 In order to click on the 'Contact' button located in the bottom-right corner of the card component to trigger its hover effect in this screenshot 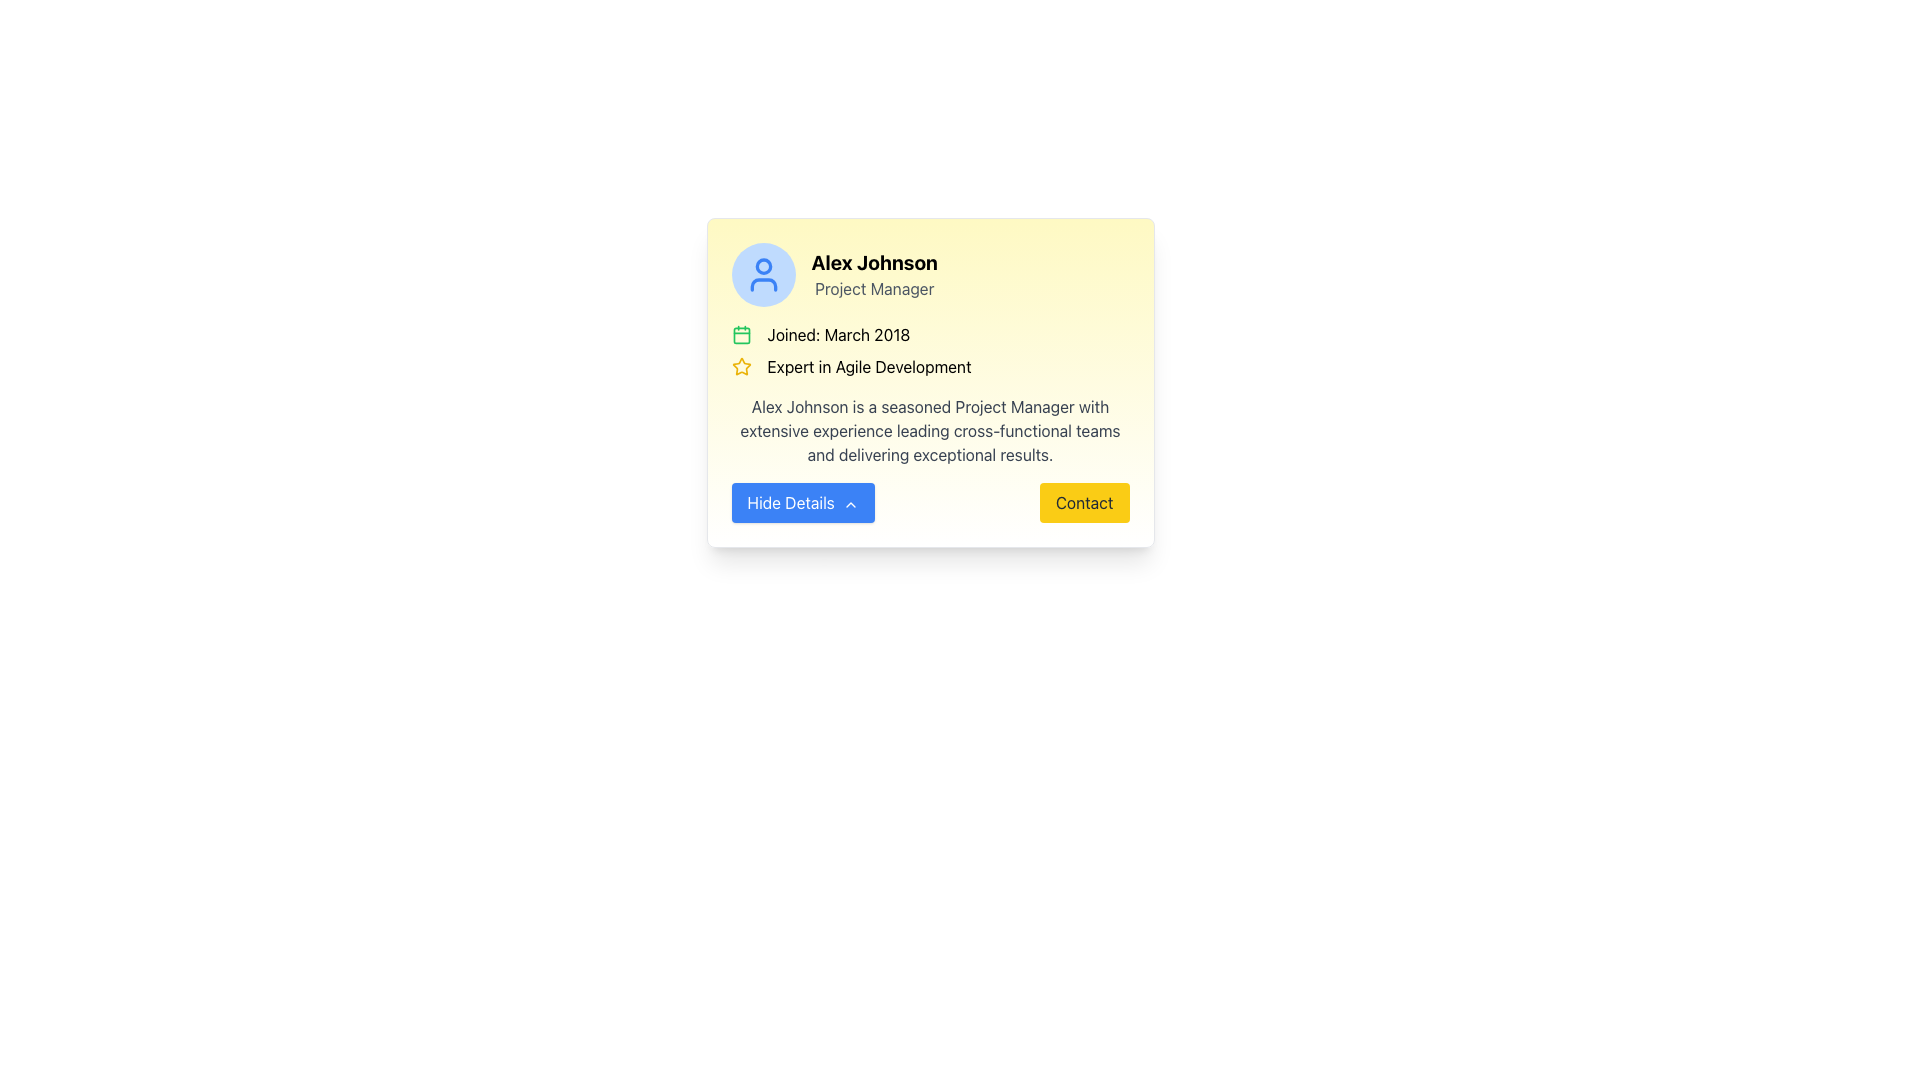, I will do `click(1083, 501)`.